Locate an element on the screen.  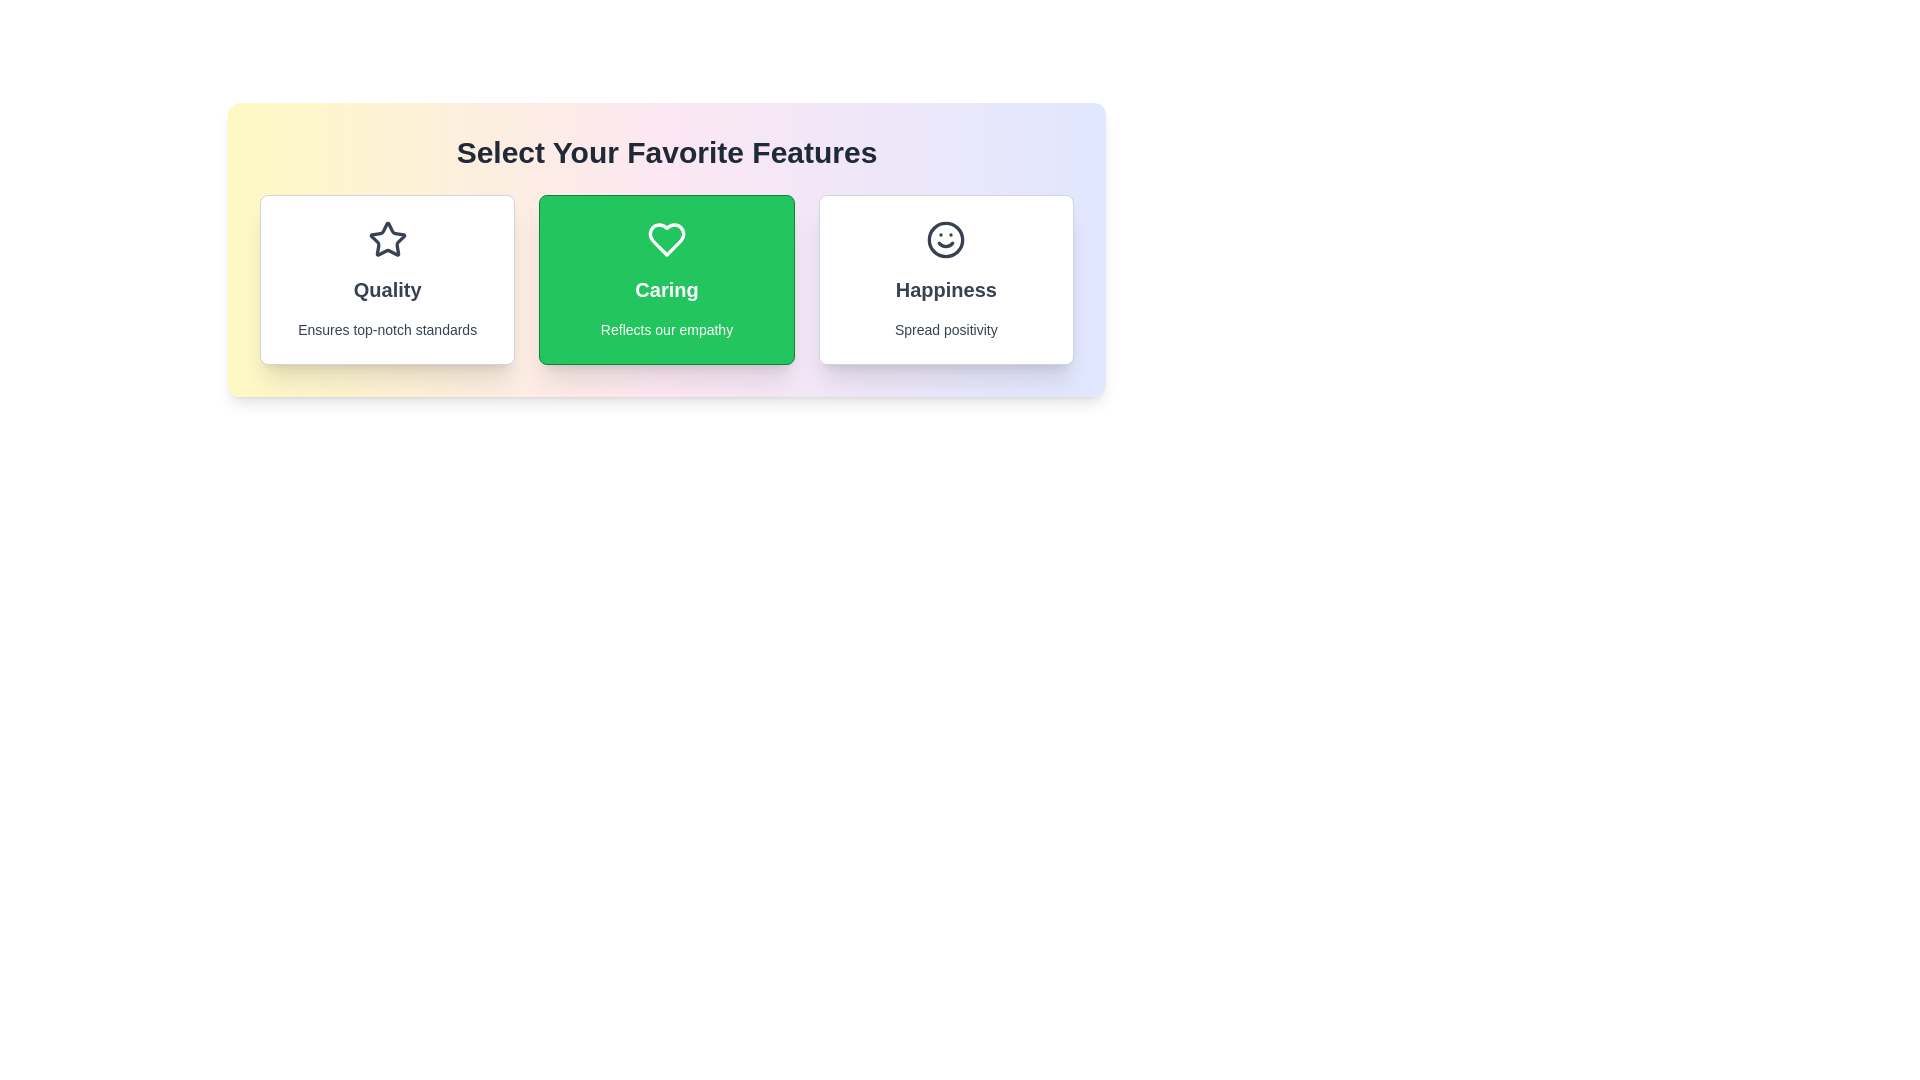
the feature card Happiness by clicking on it is located at coordinates (944, 280).